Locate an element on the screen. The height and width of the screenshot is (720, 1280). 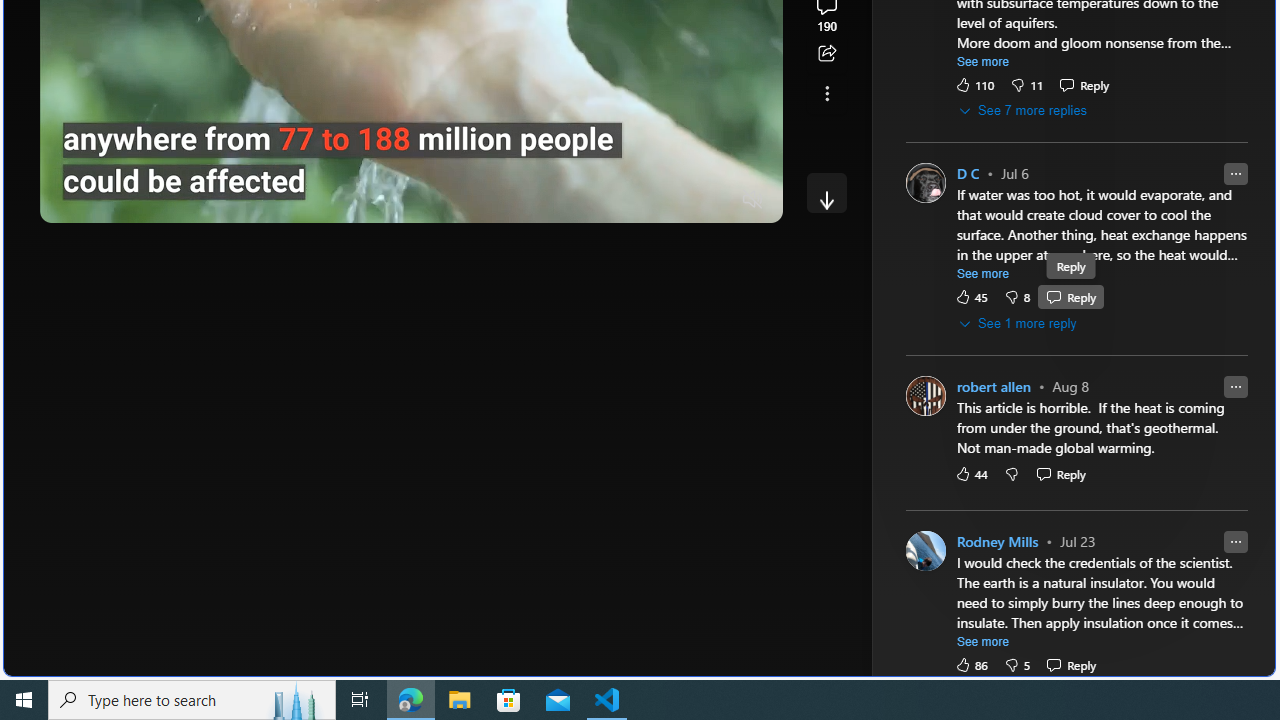
'Rodney Mills' is located at coordinates (997, 541).